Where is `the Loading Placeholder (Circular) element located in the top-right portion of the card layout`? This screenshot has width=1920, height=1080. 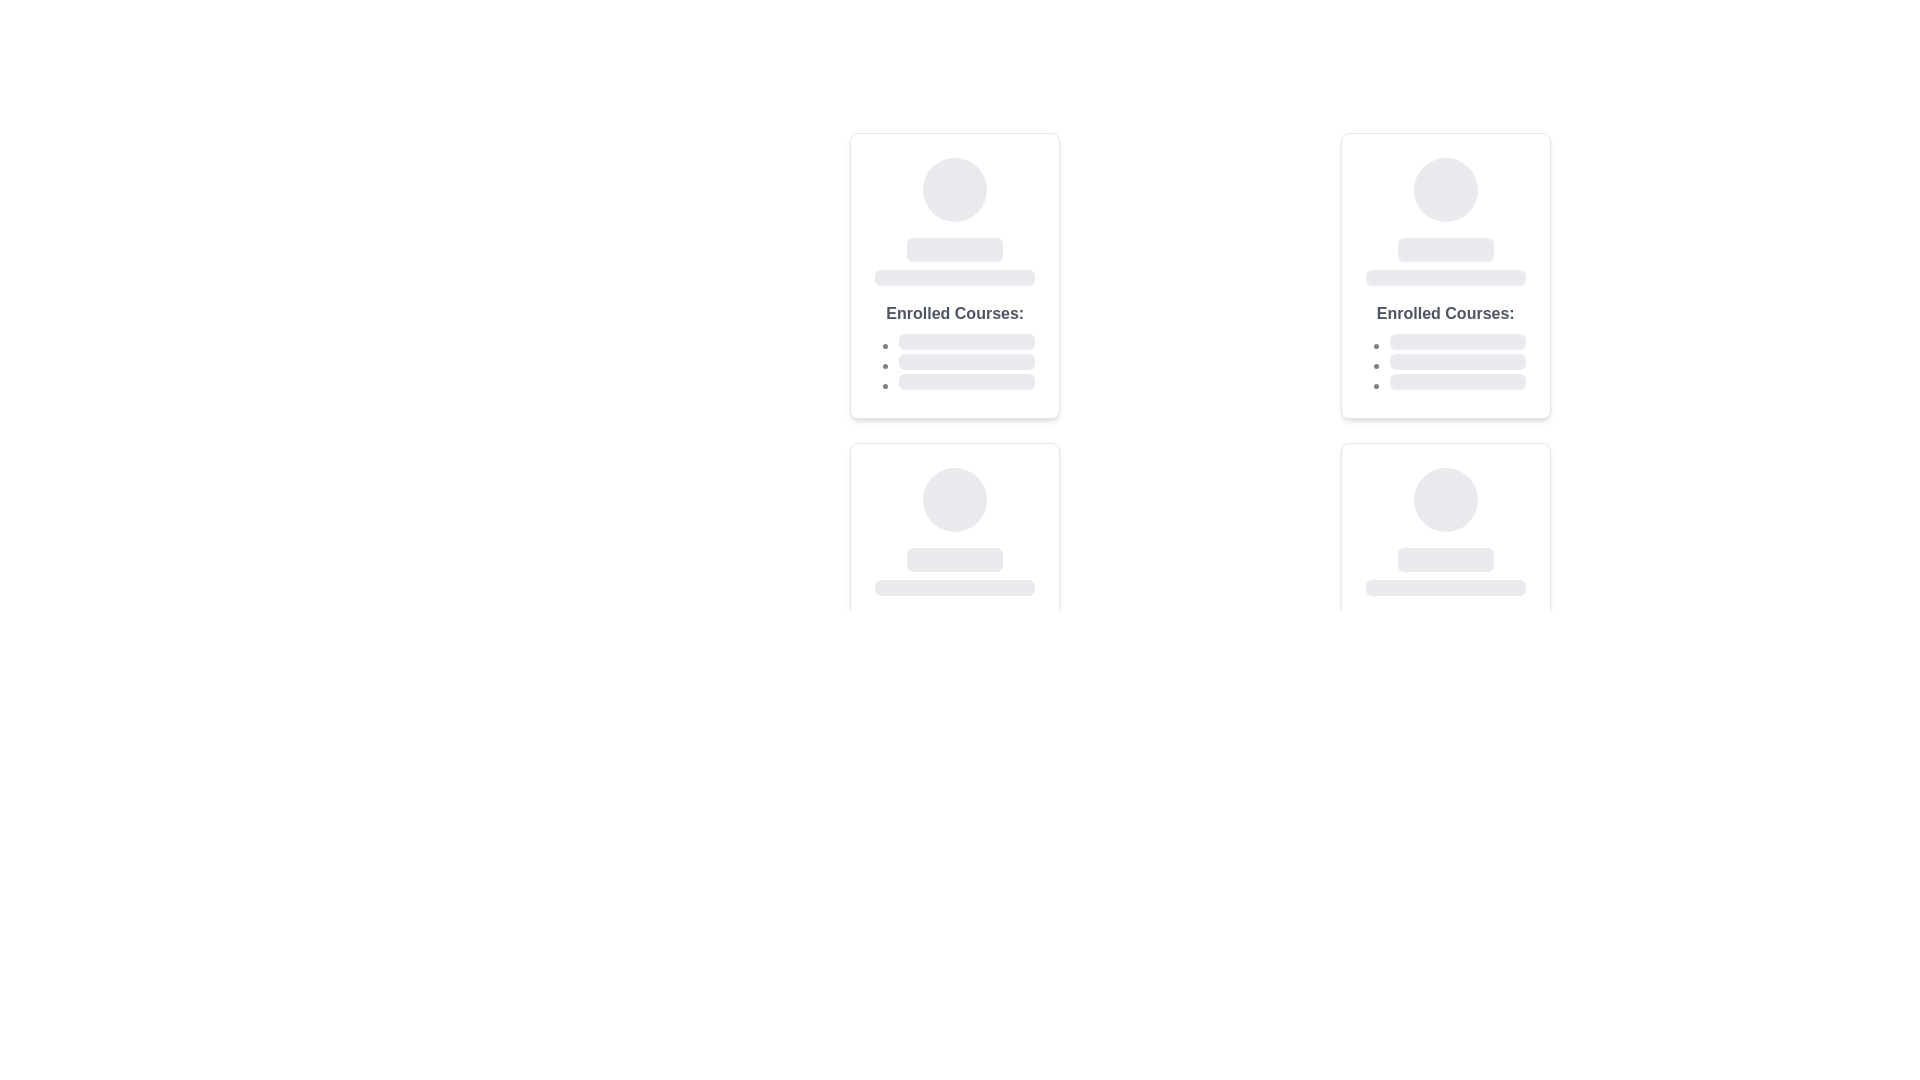 the Loading Placeholder (Circular) element located in the top-right portion of the card layout is located at coordinates (1445, 189).